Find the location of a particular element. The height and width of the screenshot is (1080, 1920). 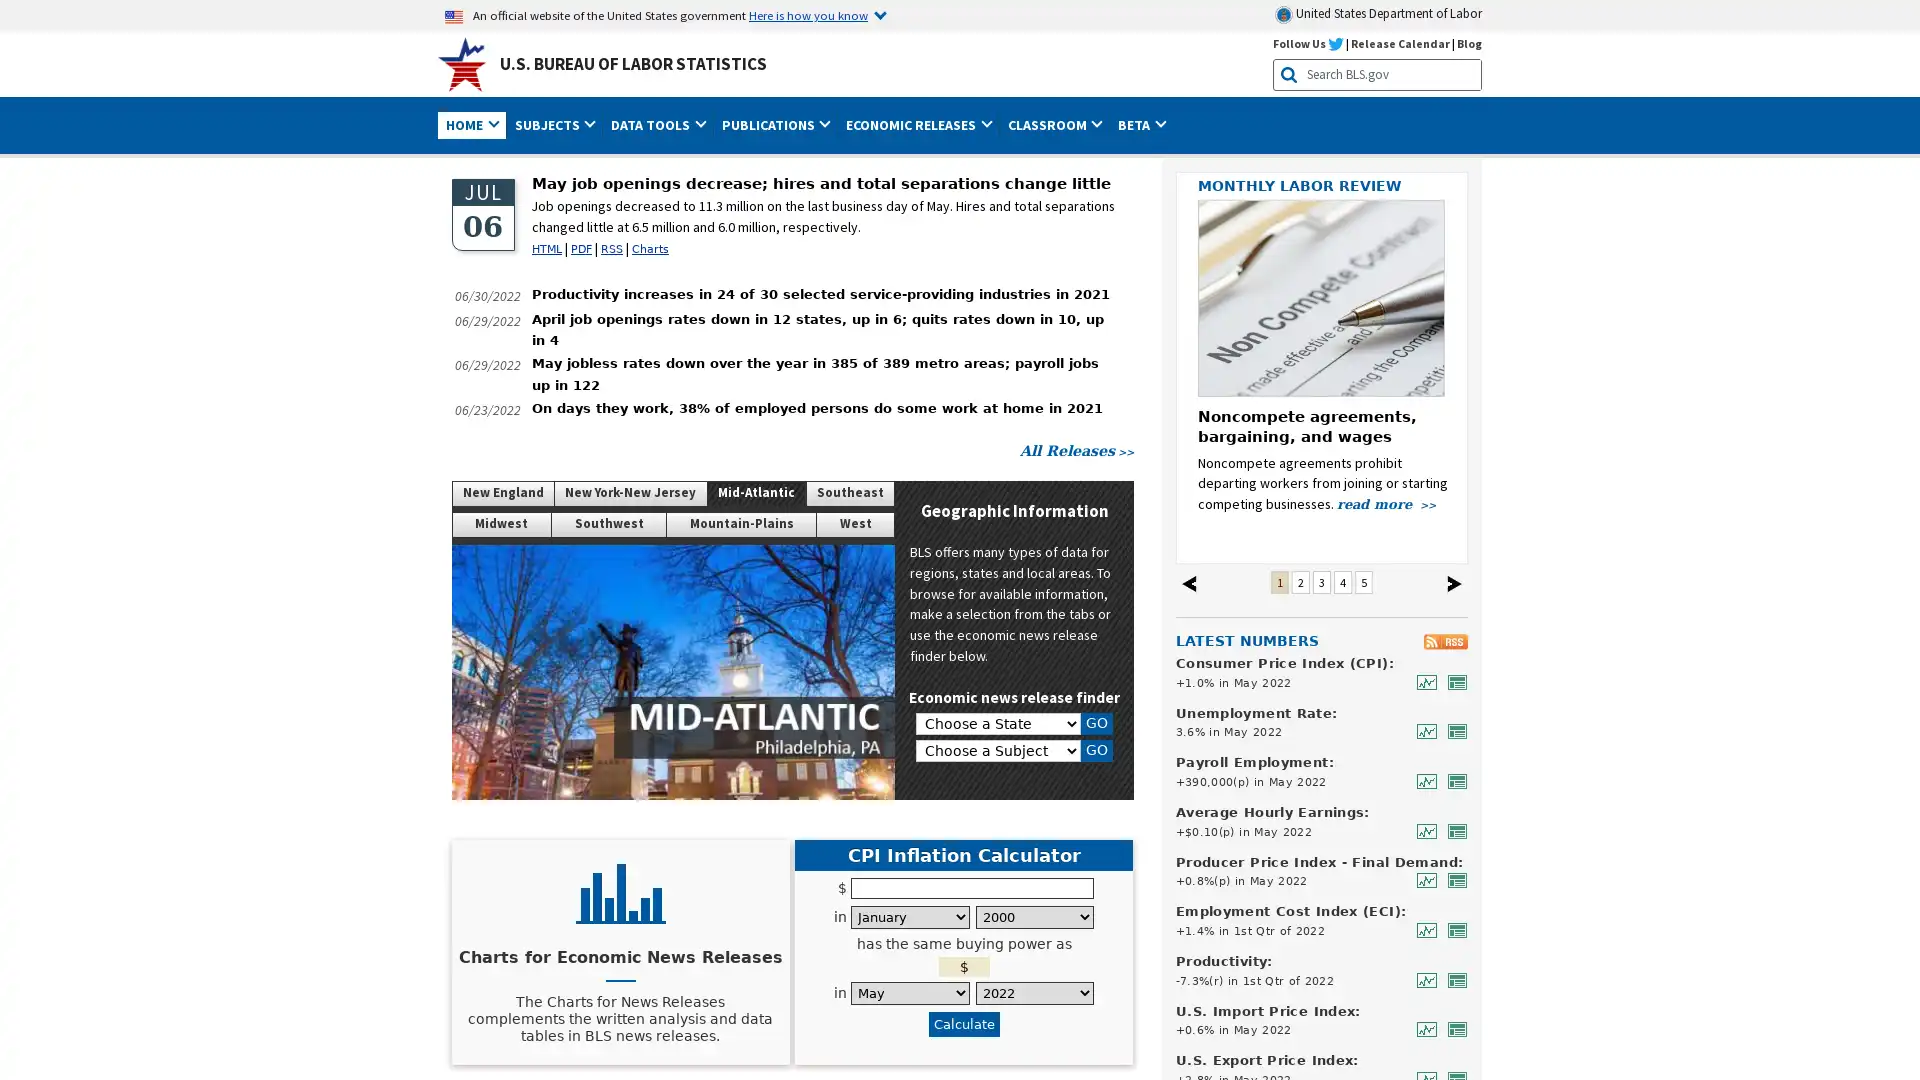

GO is located at coordinates (1096, 749).